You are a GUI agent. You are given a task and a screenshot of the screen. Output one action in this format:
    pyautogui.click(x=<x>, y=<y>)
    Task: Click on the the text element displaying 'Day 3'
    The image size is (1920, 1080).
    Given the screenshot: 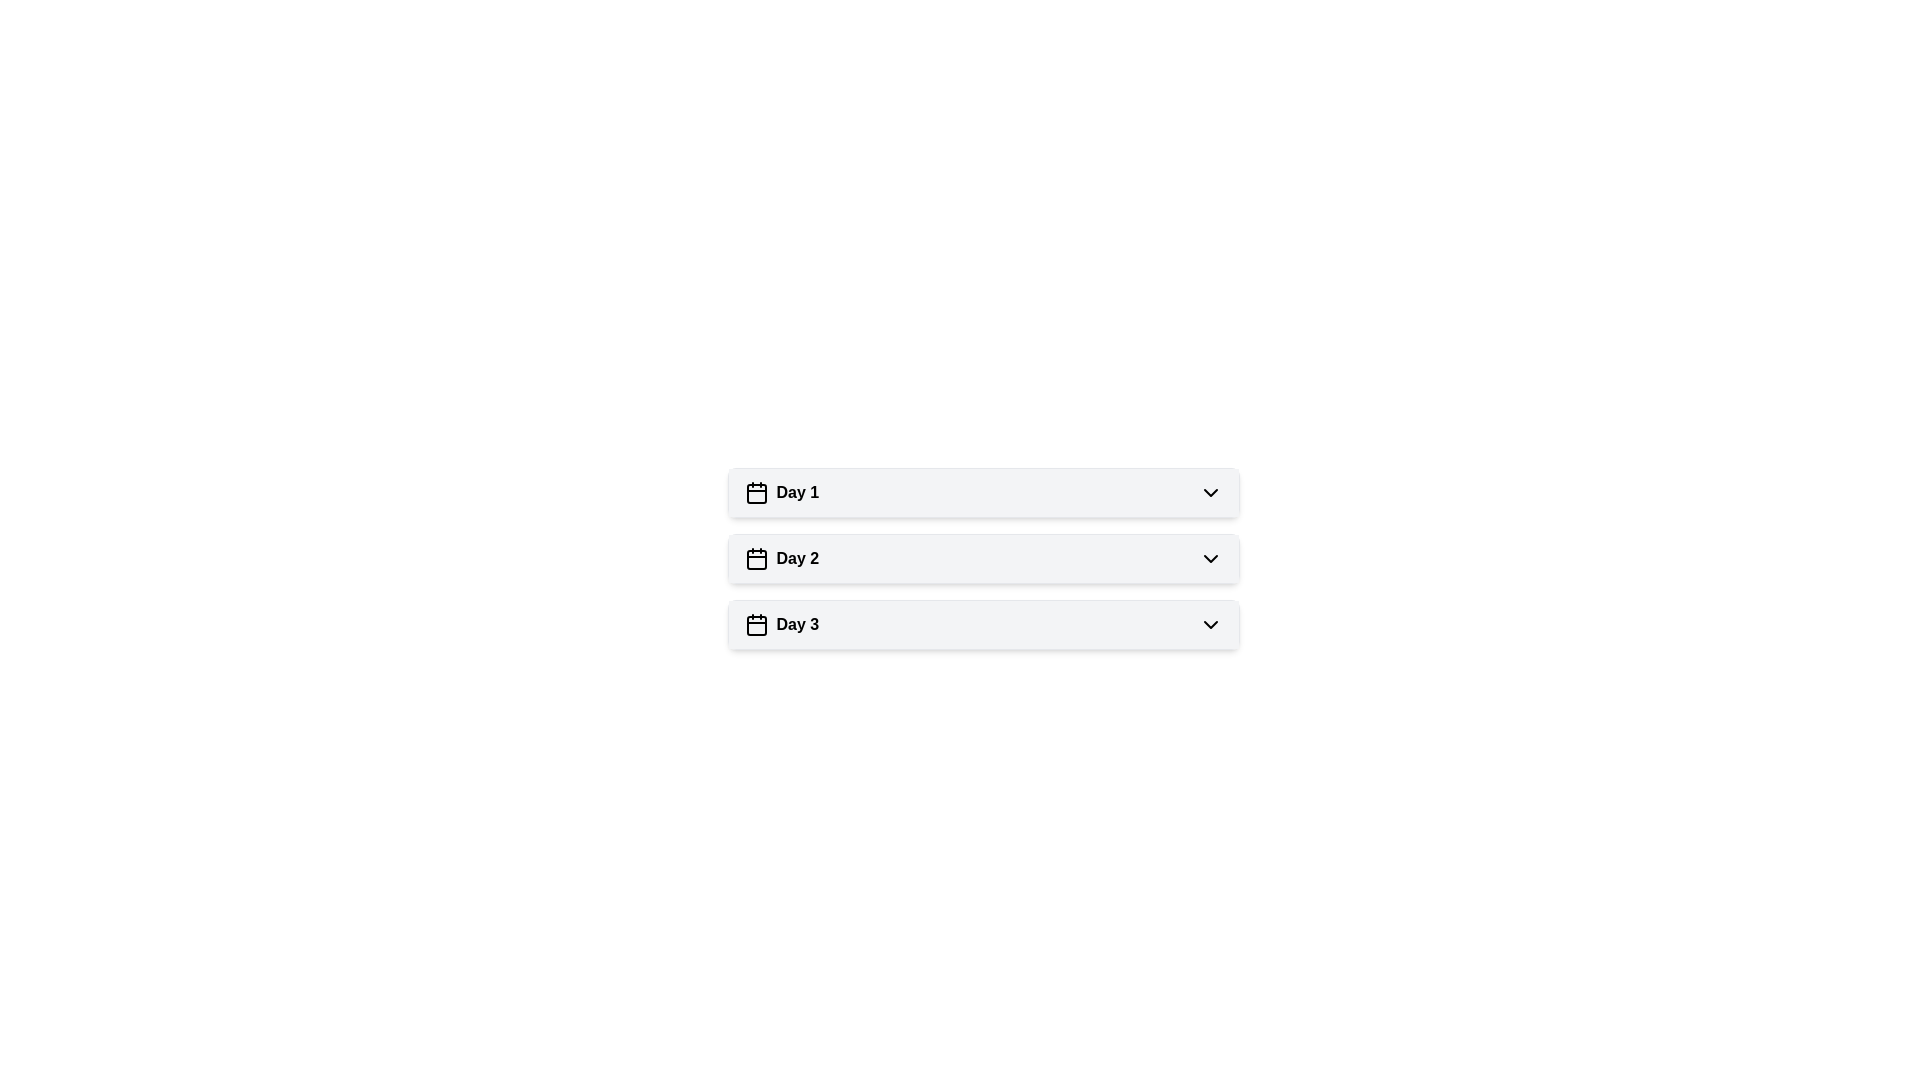 What is the action you would take?
    pyautogui.click(x=780, y=623)
    